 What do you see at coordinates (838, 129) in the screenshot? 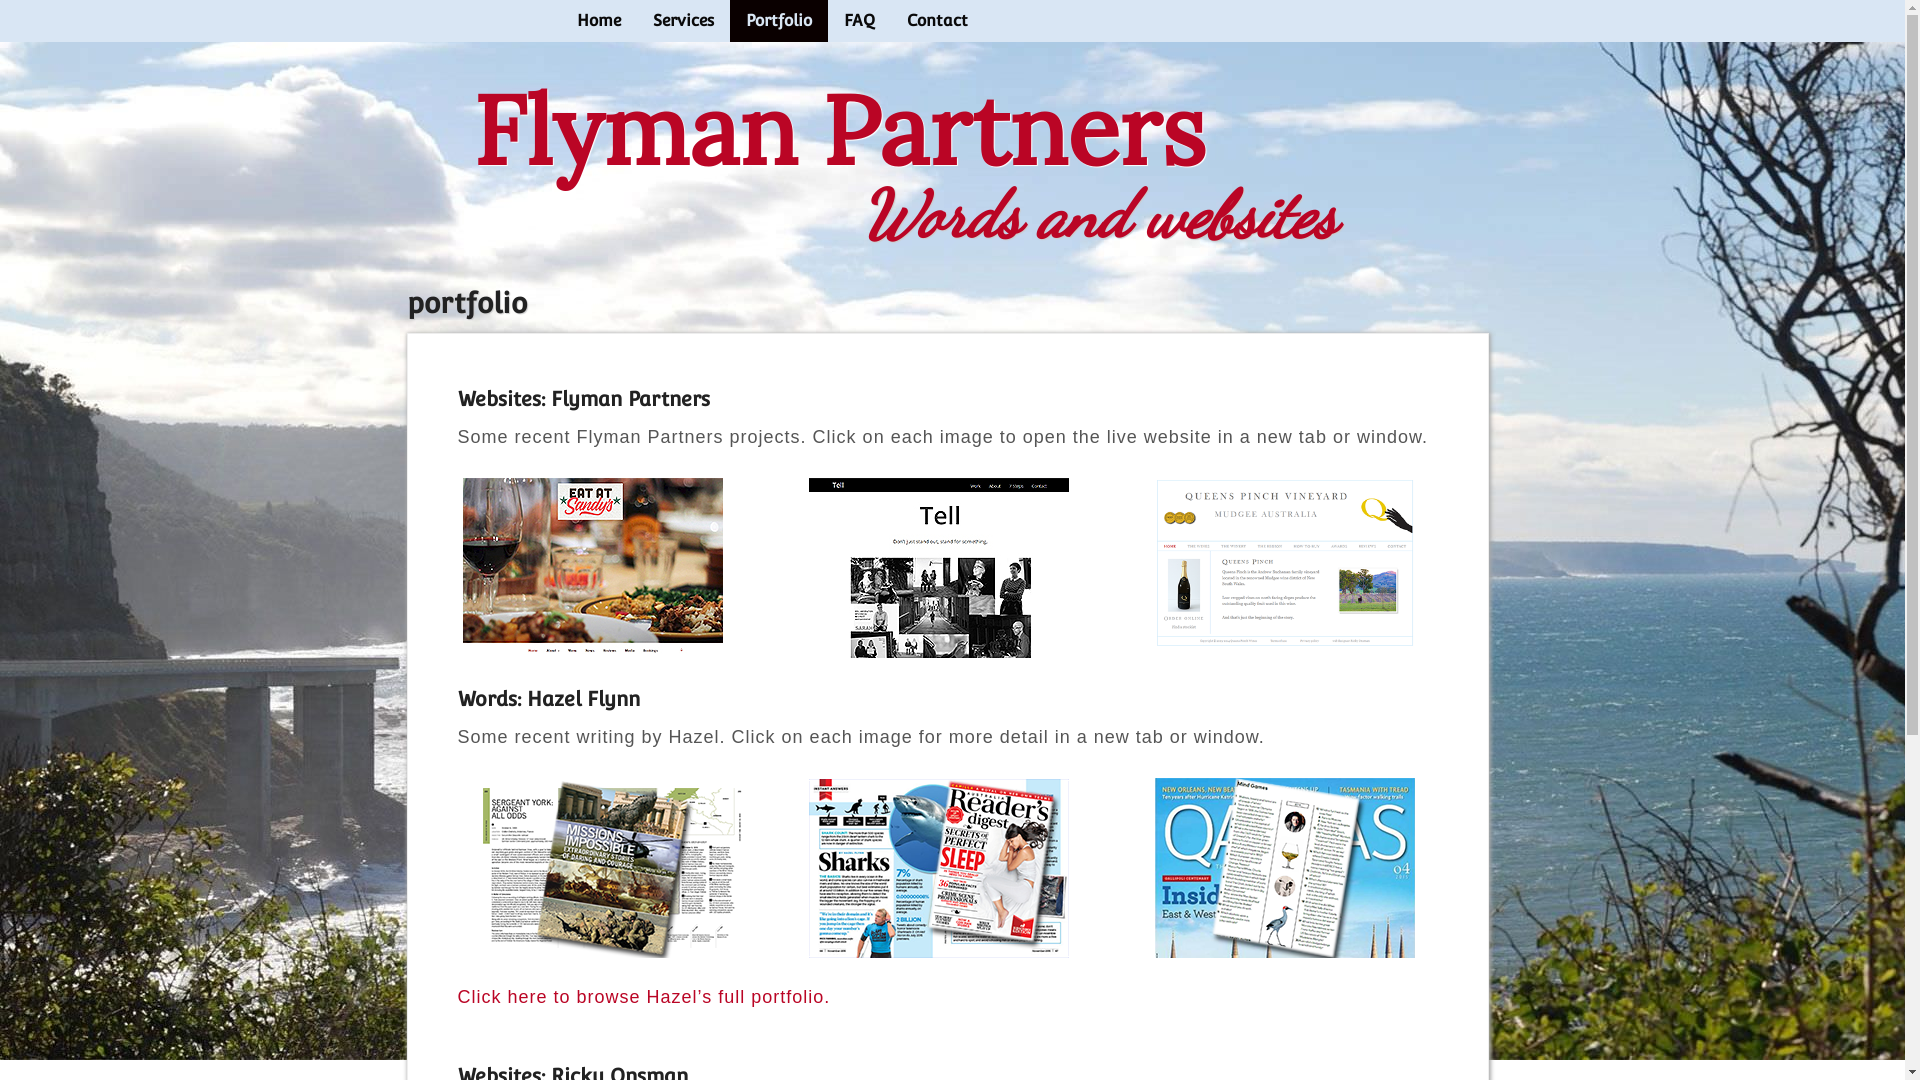
I see `'Flyman Partners'` at bounding box center [838, 129].